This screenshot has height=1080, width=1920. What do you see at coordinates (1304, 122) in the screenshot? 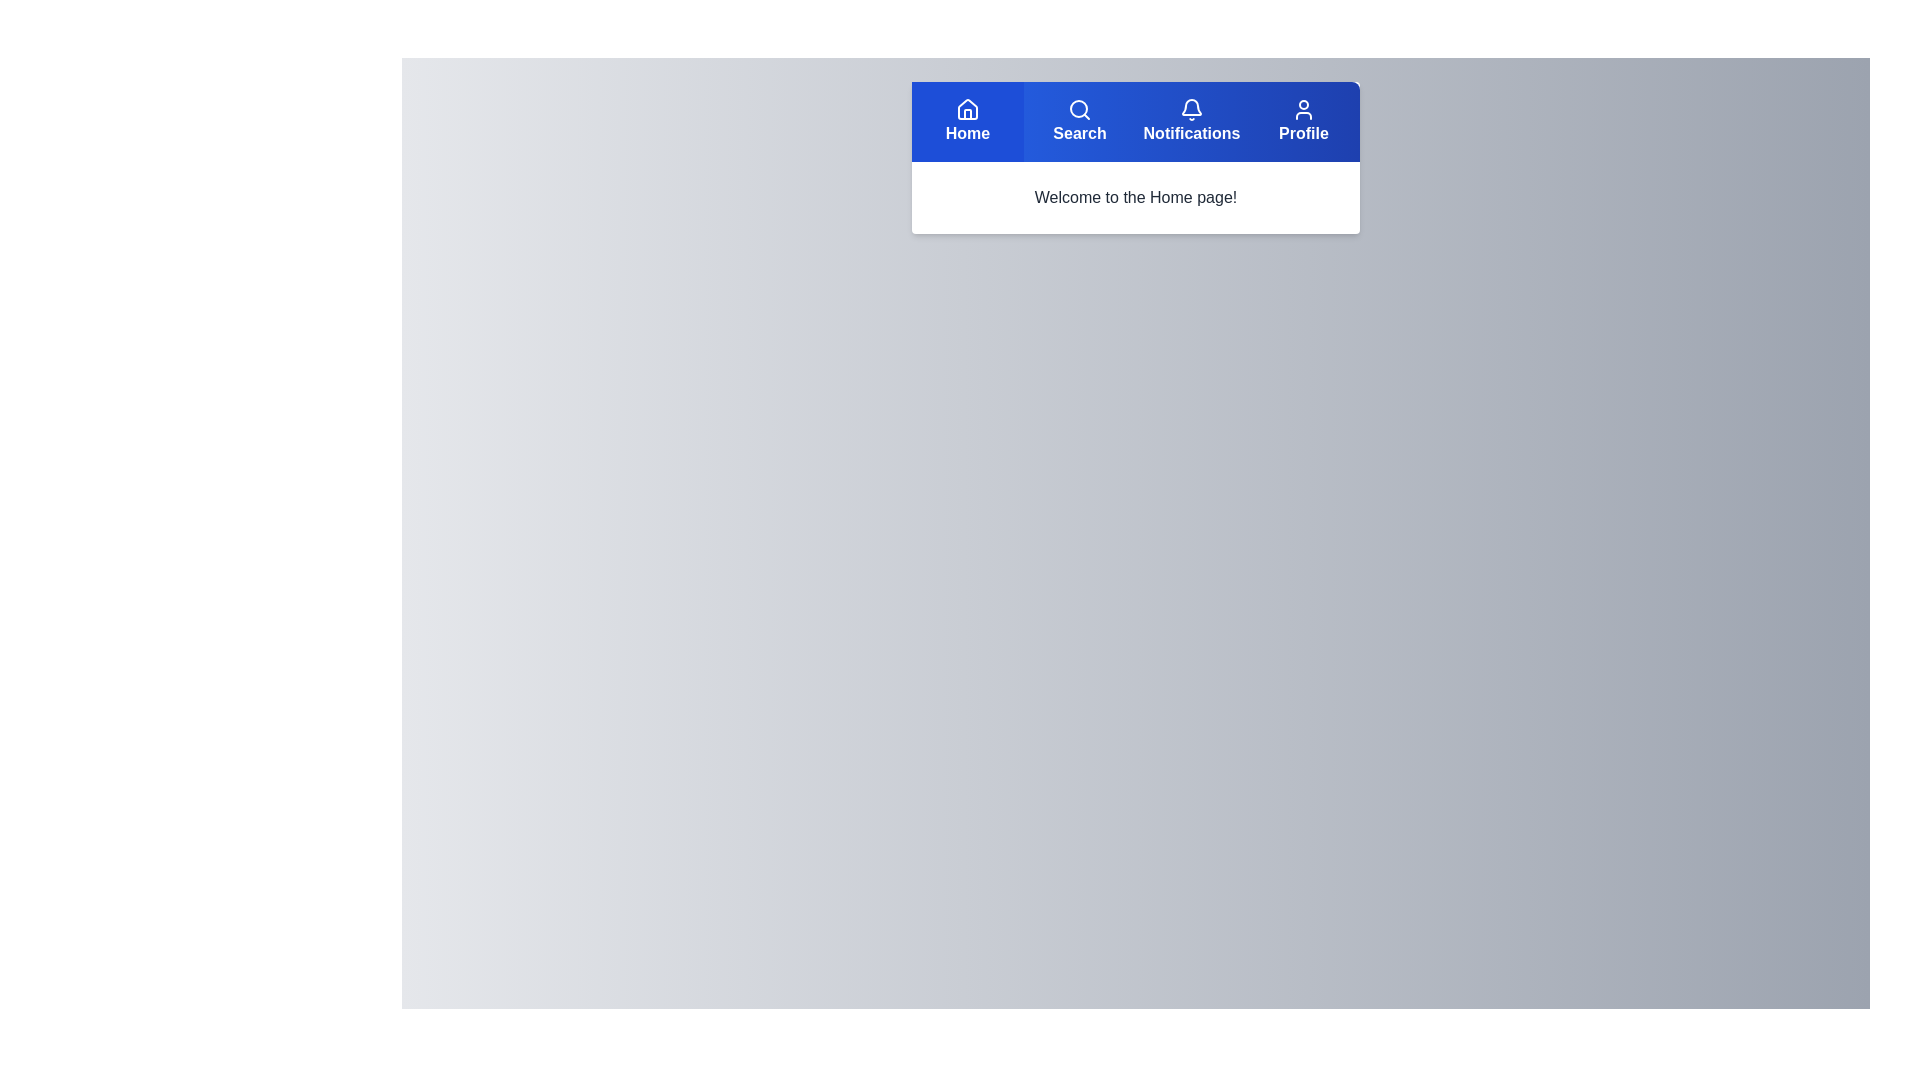
I see `the Profile button in the navigation bar` at bounding box center [1304, 122].